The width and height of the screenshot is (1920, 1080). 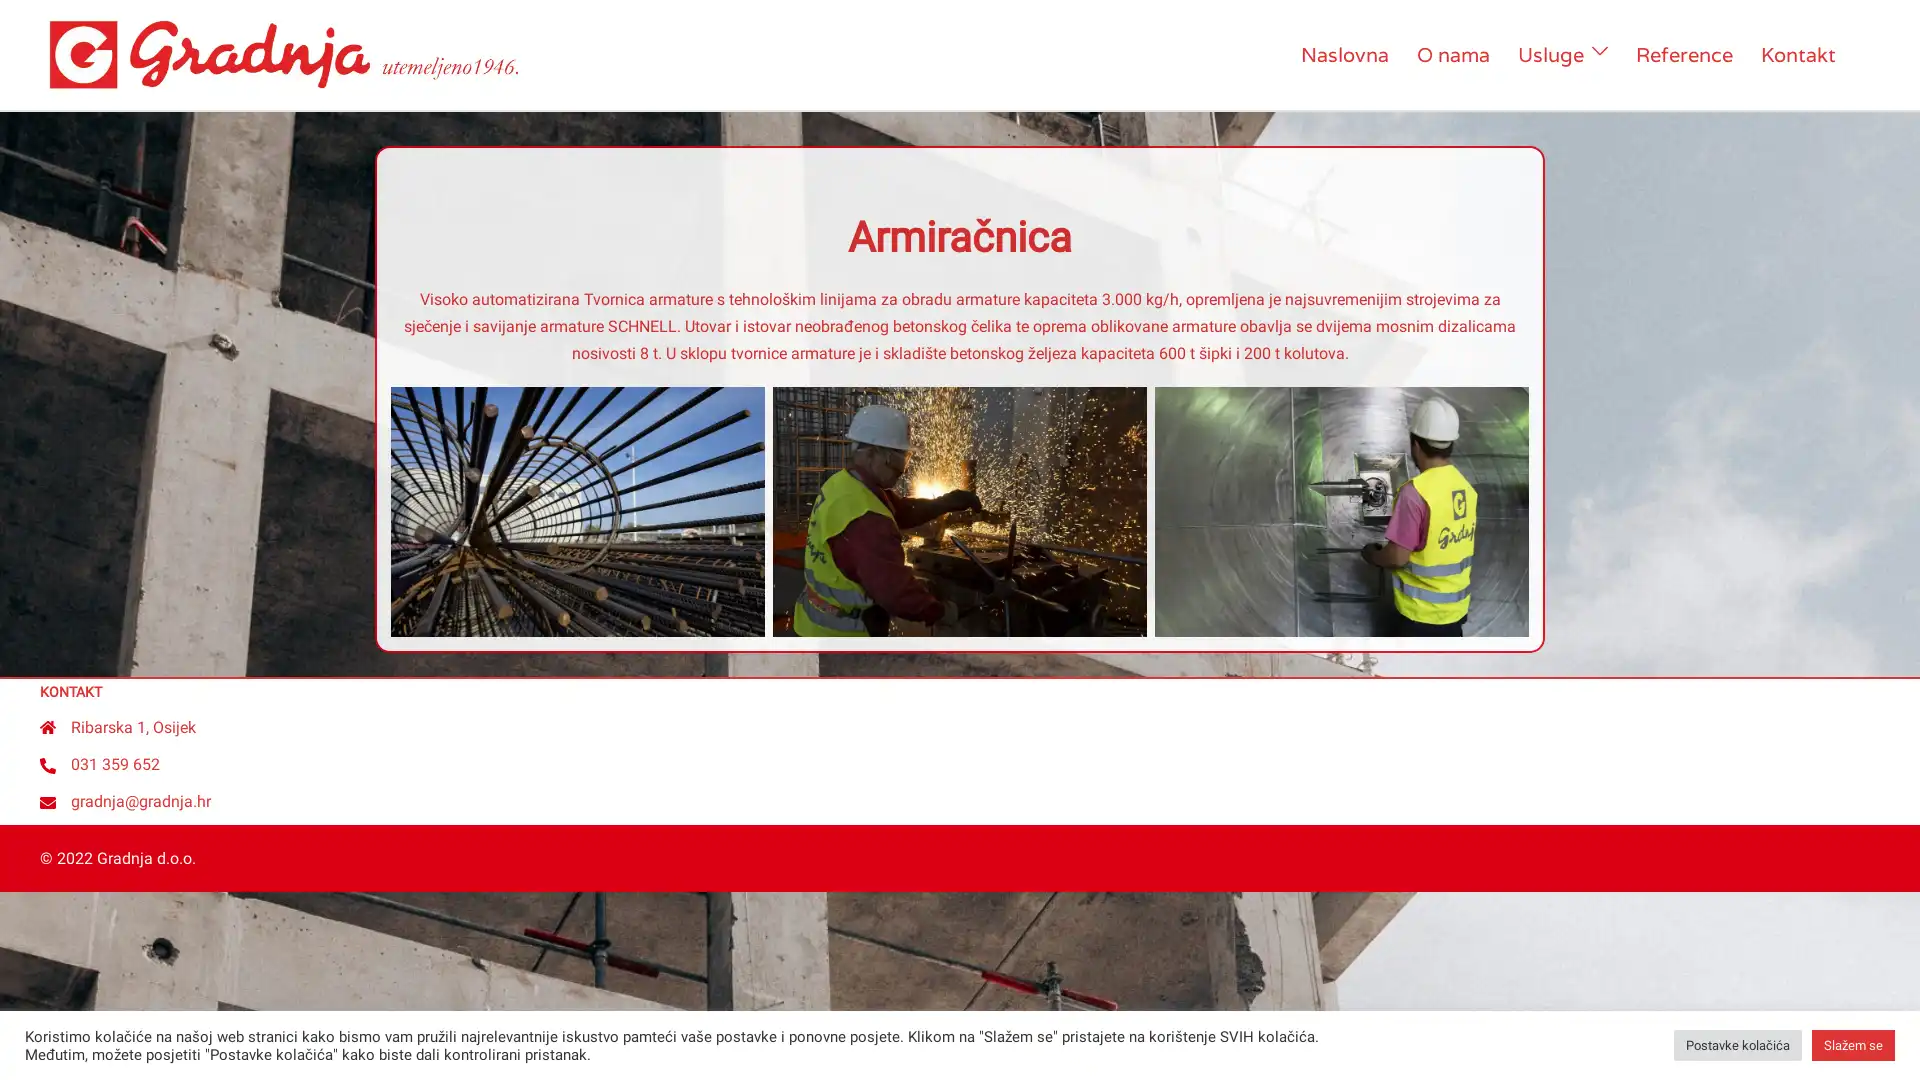 What do you see at coordinates (1852, 1044) in the screenshot?
I see `Slazem se` at bounding box center [1852, 1044].